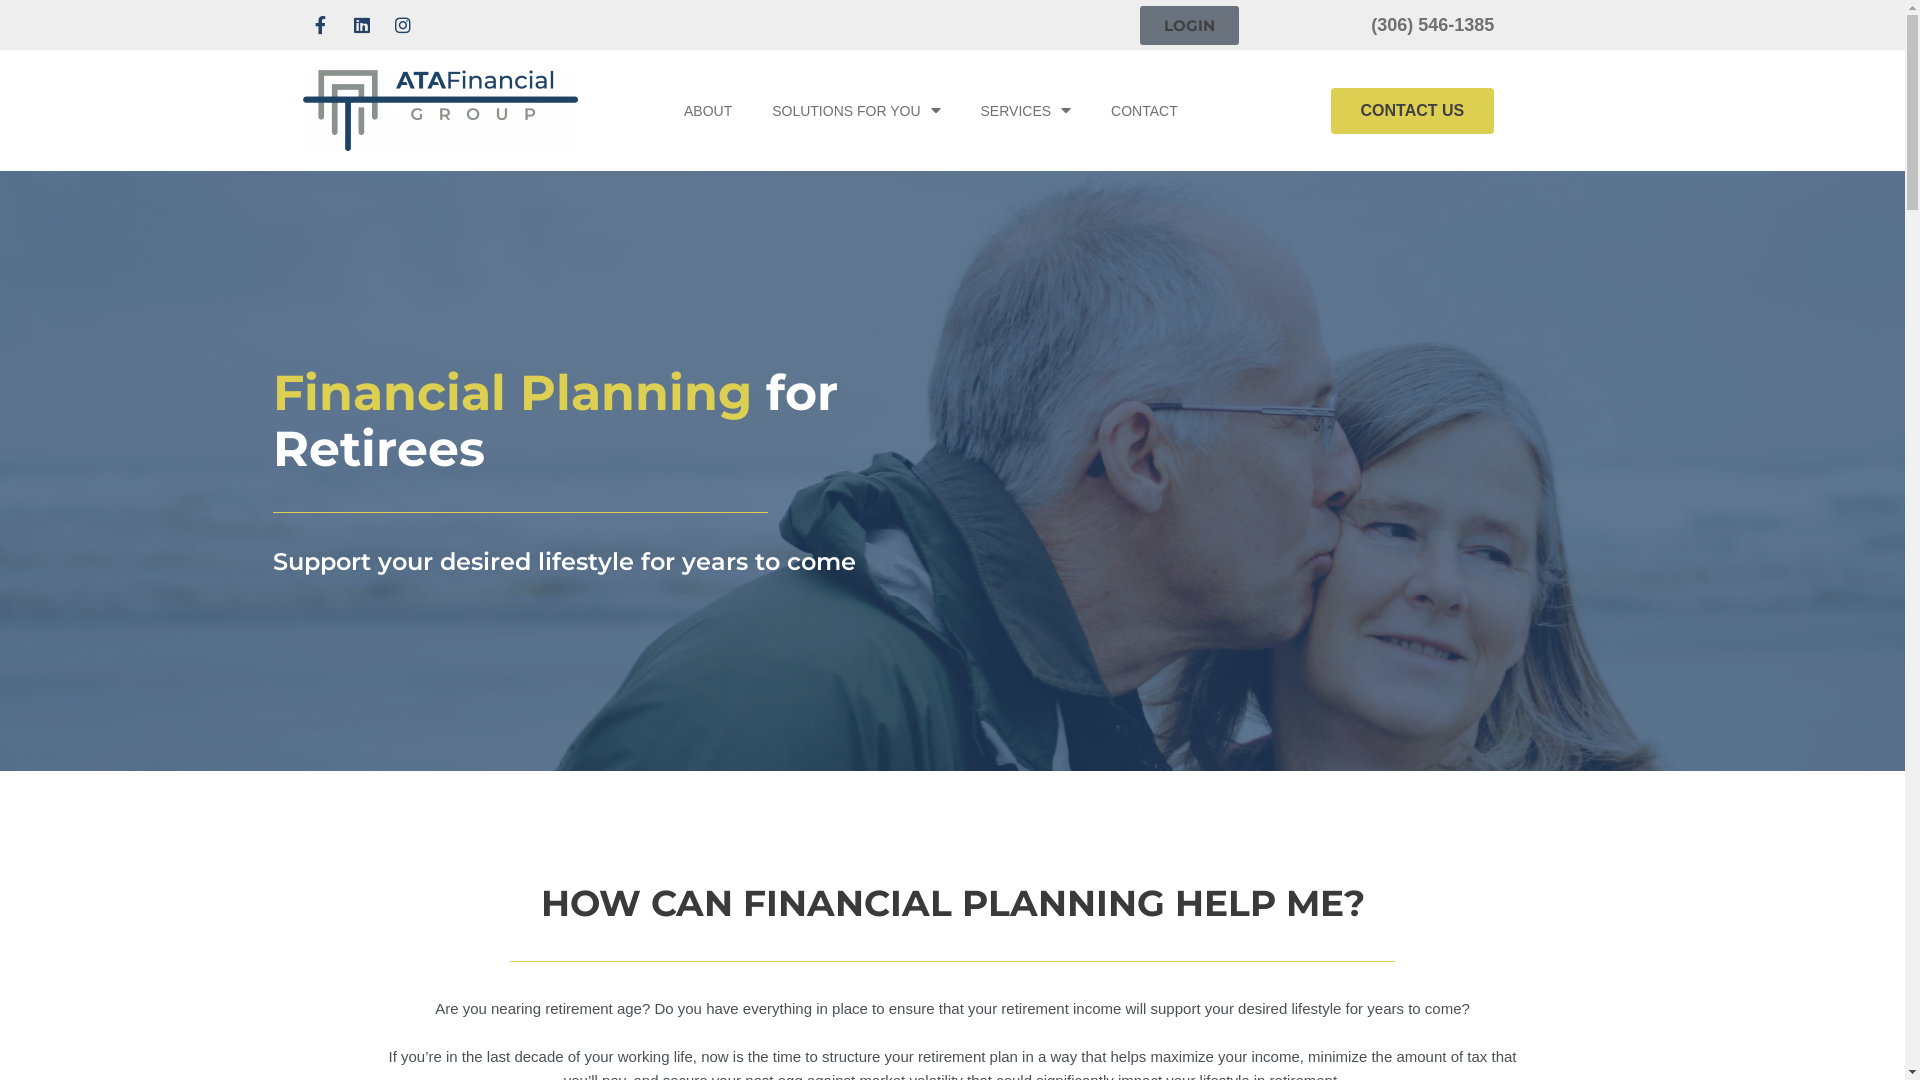  Describe the element at coordinates (960, 111) in the screenshot. I see `'SERVICES'` at that location.